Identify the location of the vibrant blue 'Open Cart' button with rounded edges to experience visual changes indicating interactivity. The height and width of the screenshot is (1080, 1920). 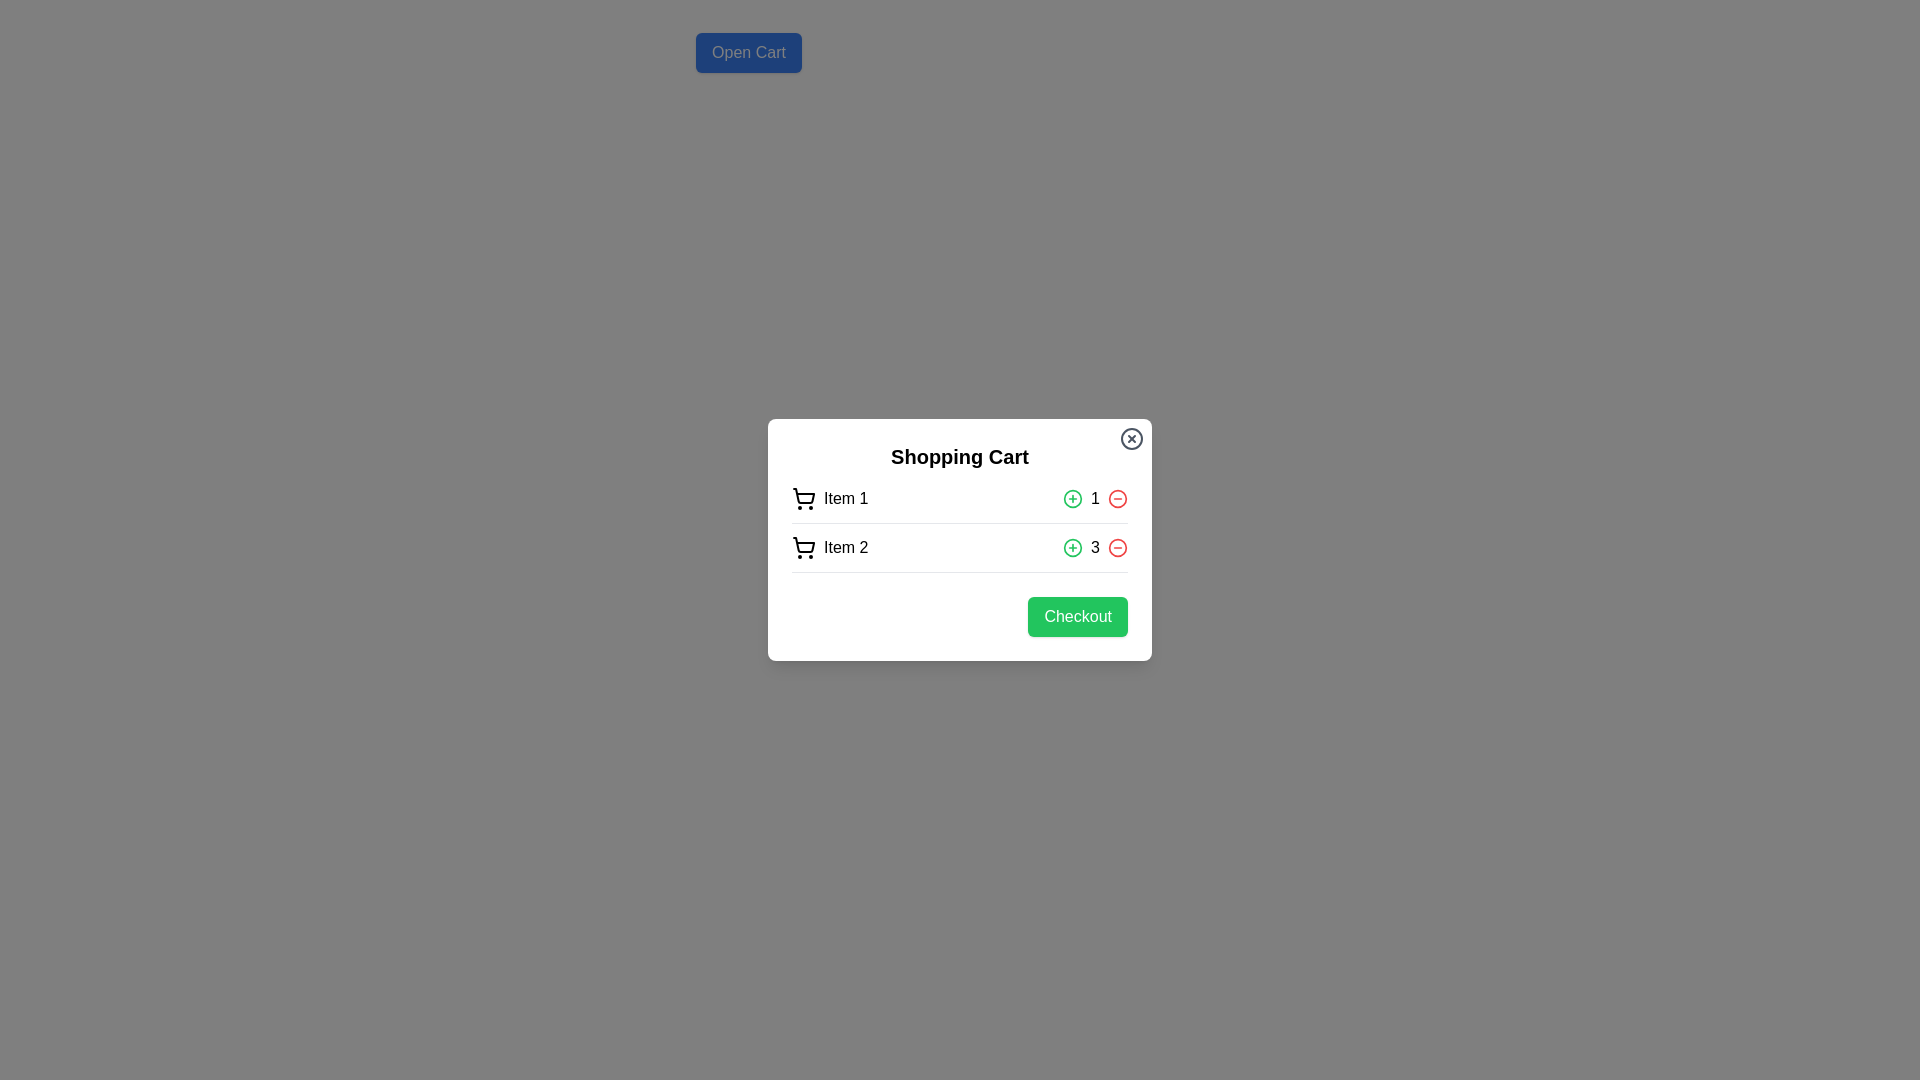
(747, 52).